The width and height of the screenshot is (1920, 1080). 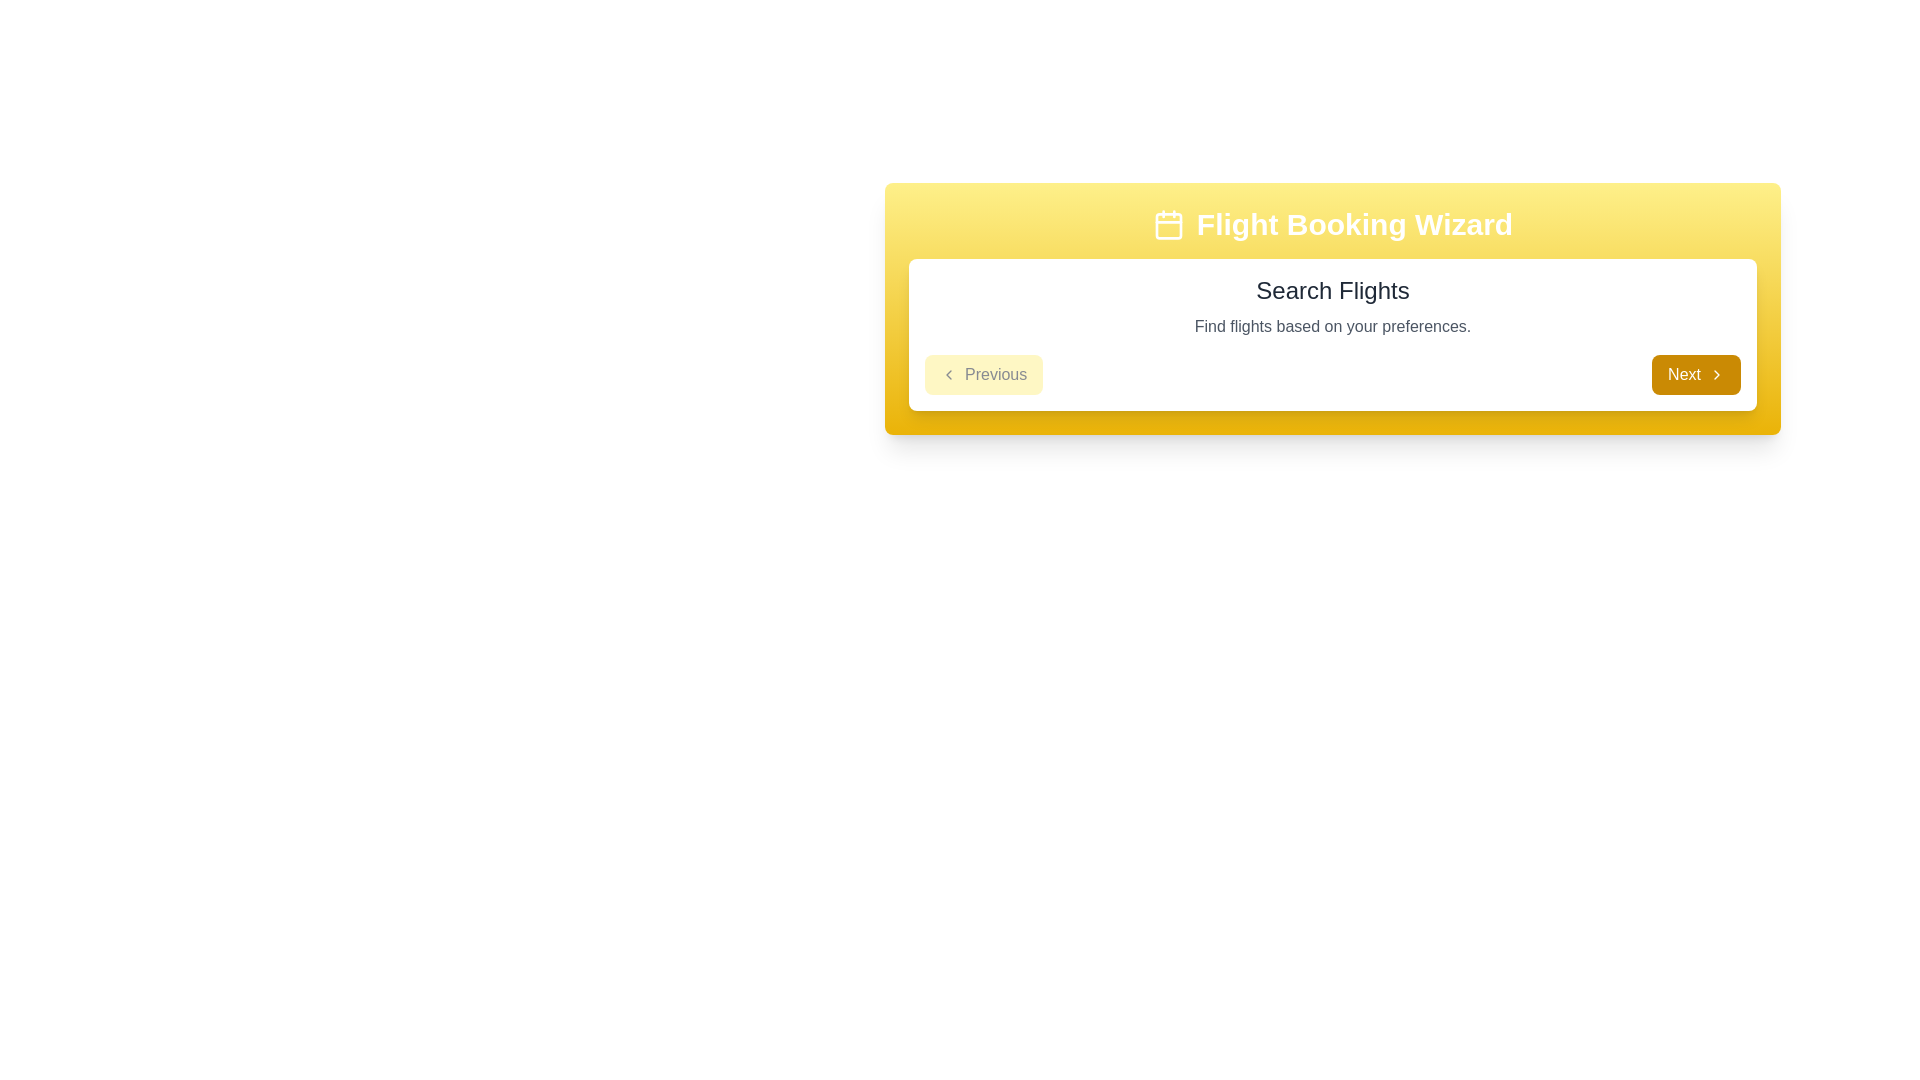 I want to click on the left-facing chevron icon located within the 'Previous' button on the bottom-left area of the yellow card in the 'Flight Booking Wizard' interface, so click(x=948, y=374).